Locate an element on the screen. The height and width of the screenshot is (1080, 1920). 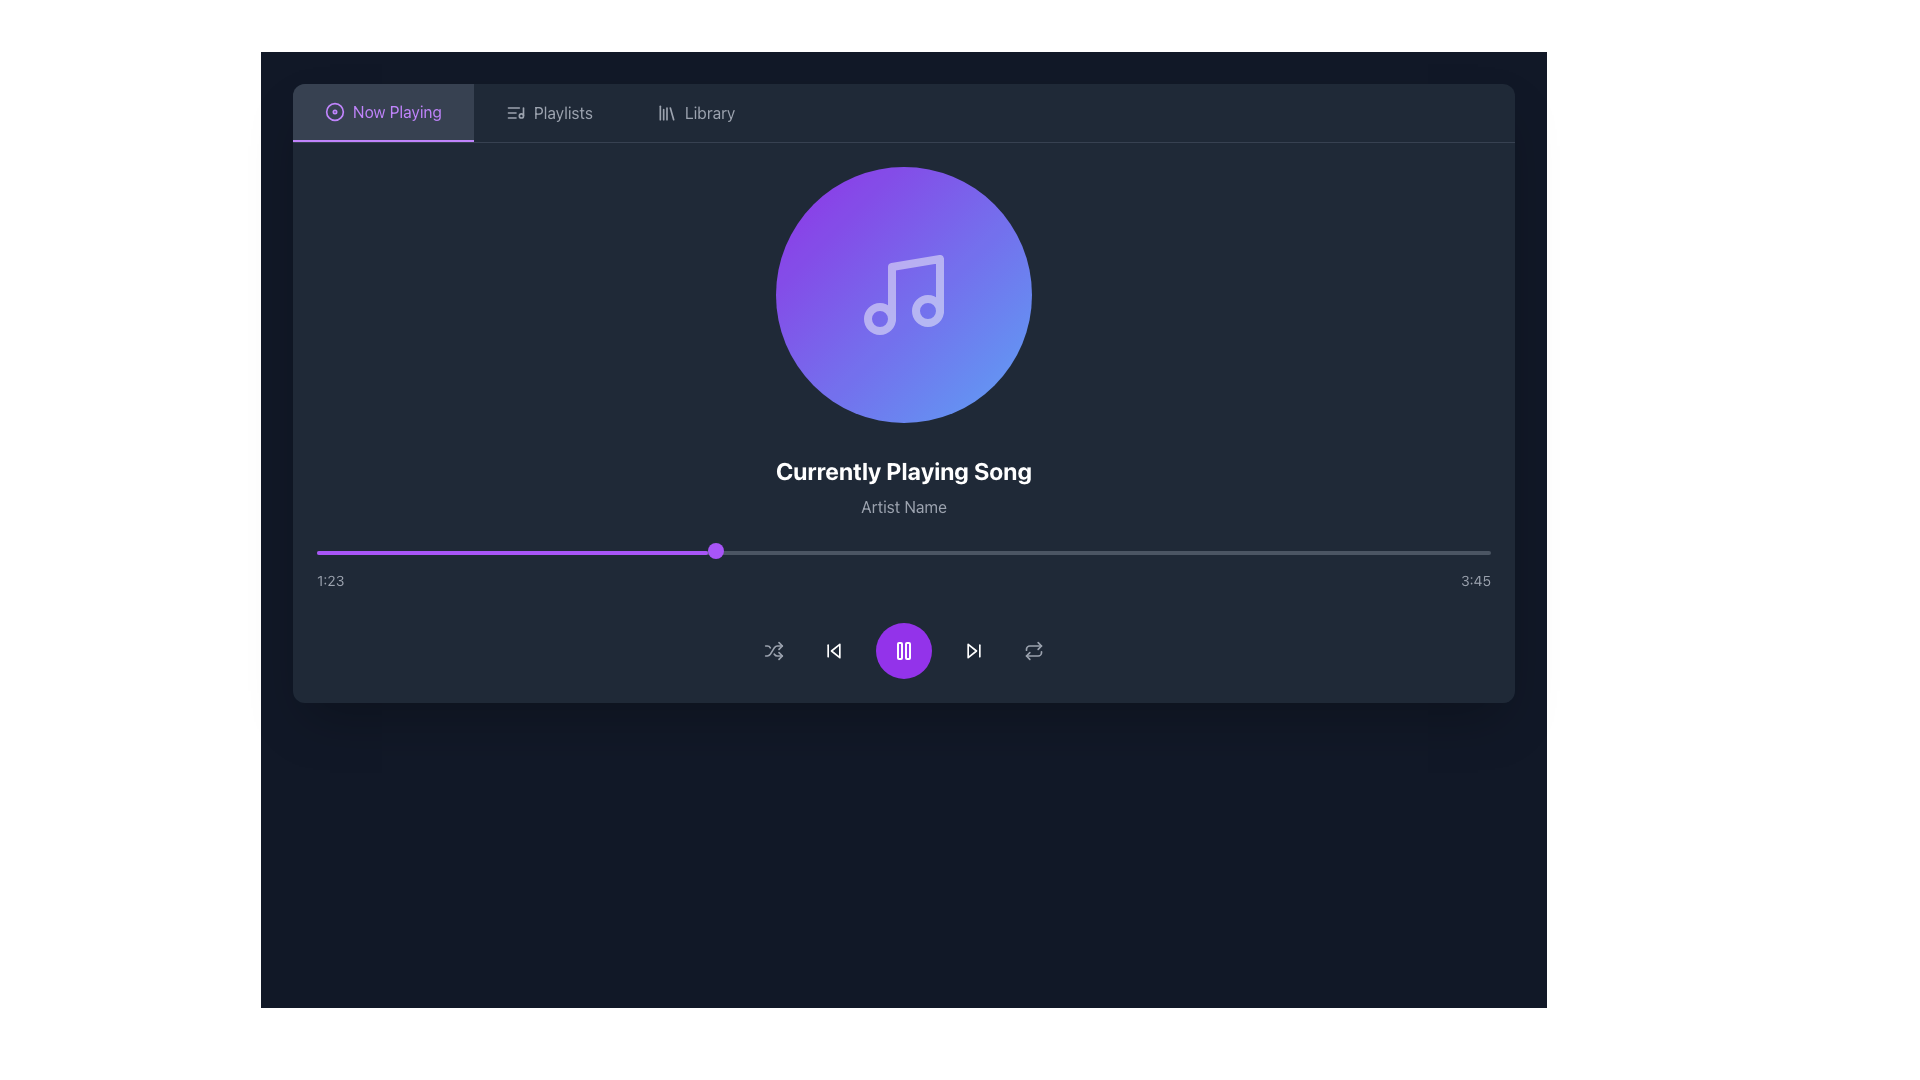
the playback position is located at coordinates (1470, 552).